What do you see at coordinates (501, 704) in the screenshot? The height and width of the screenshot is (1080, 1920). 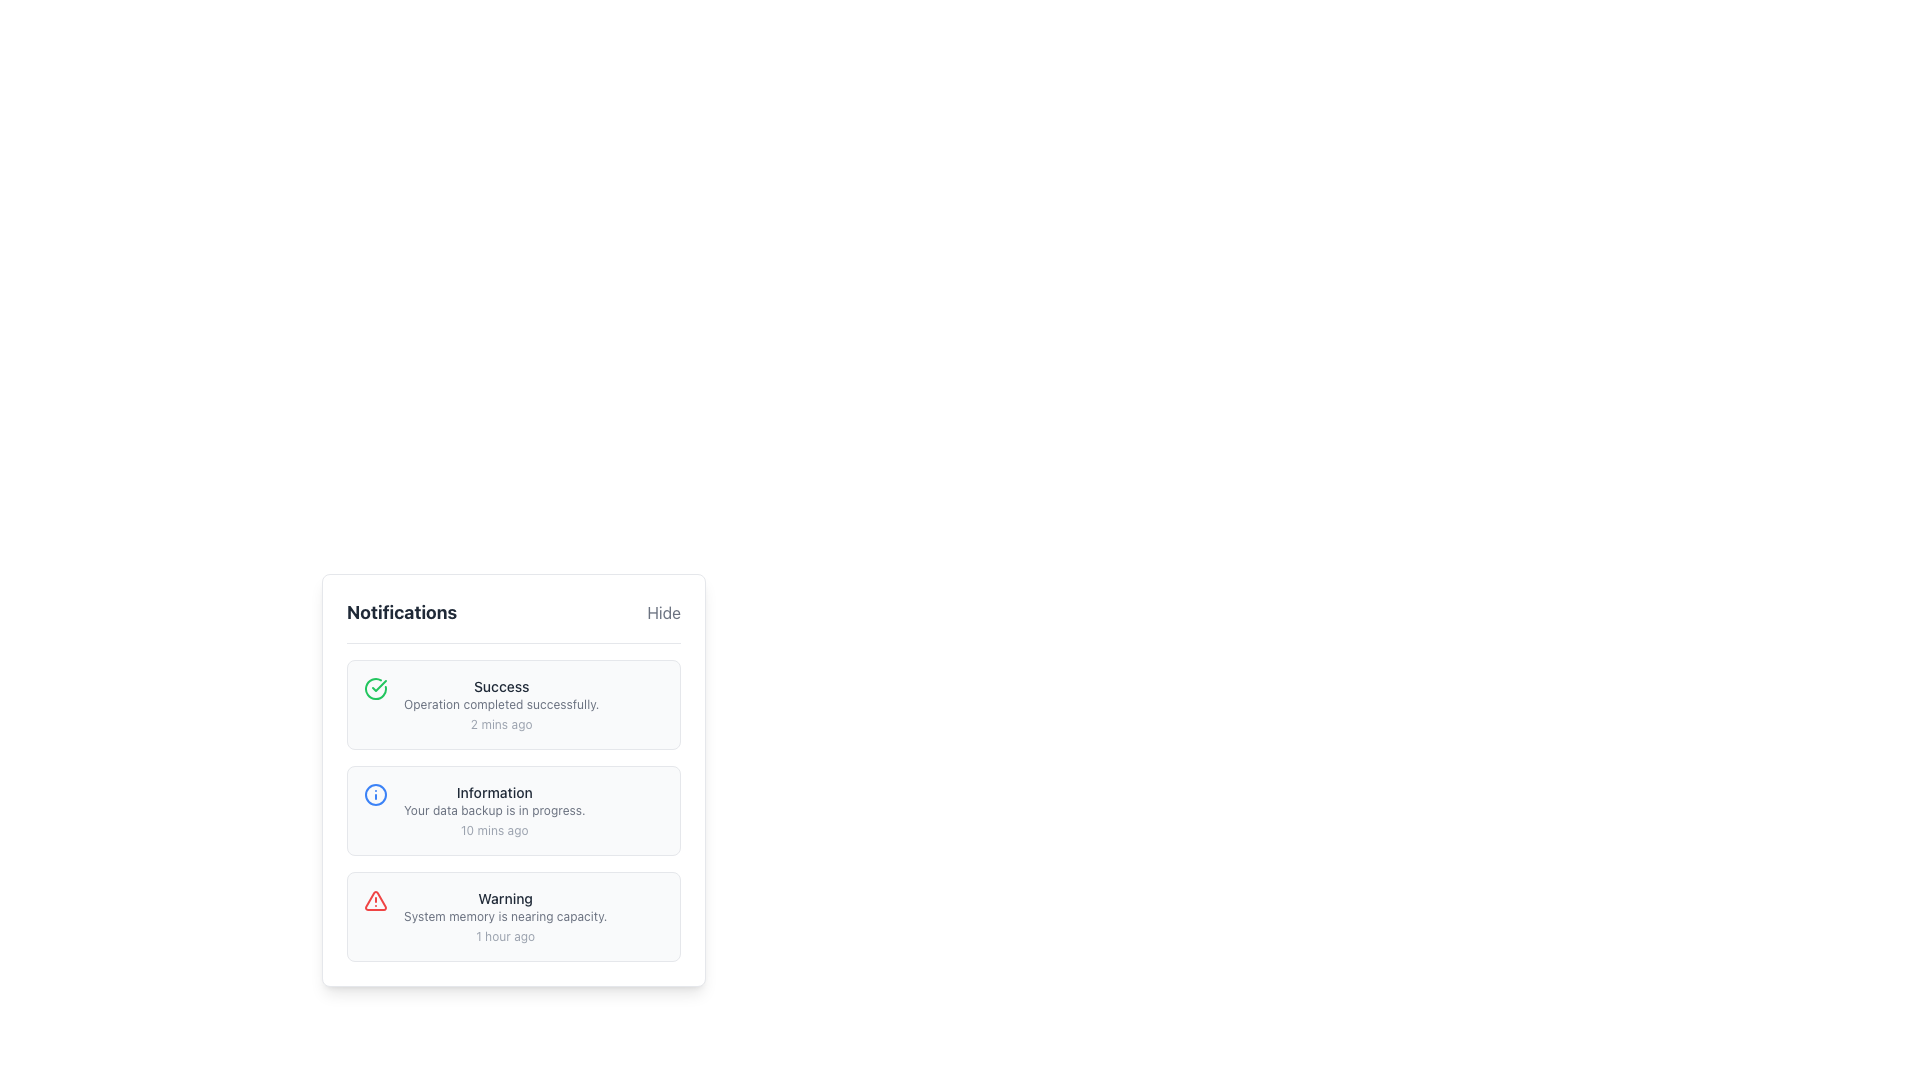 I see `the text label that reads 'Operation completed successfully.' which is styled in small gray font and is part of a notification panel` at bounding box center [501, 704].